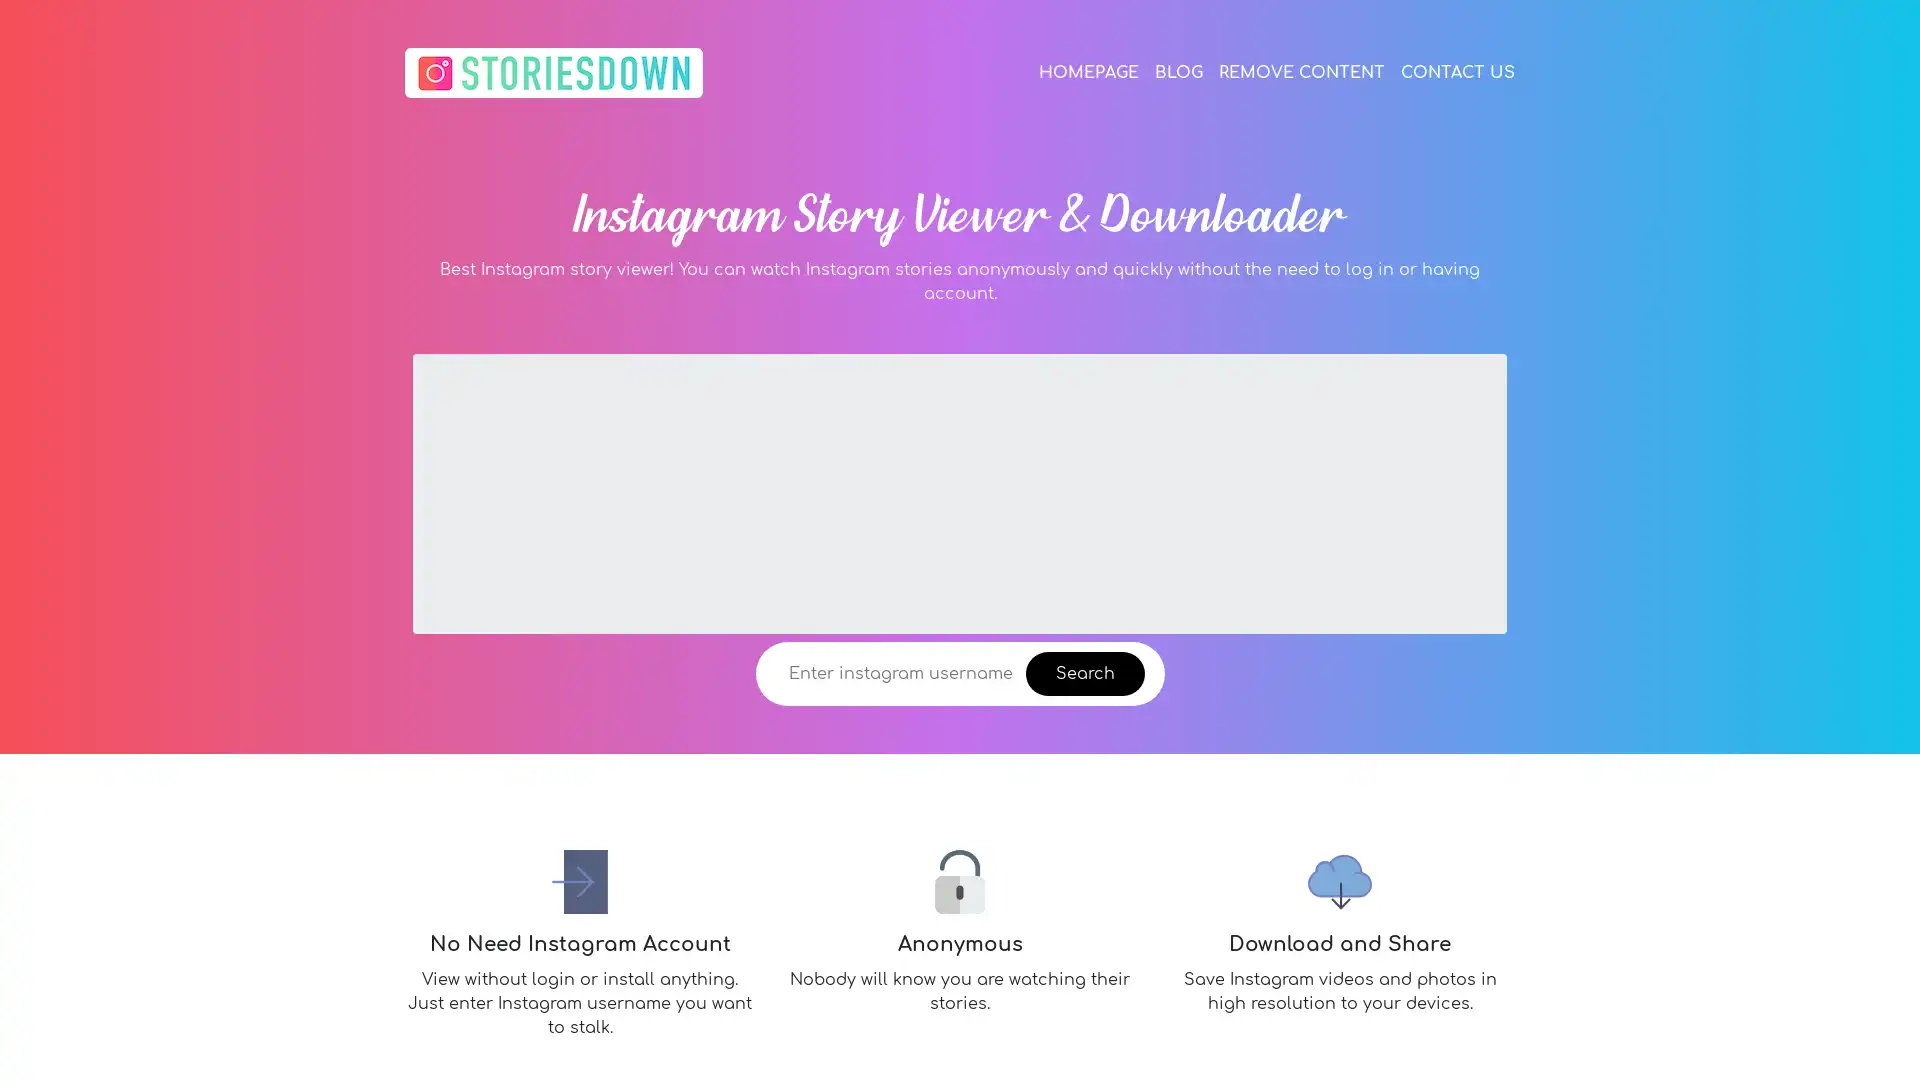 The height and width of the screenshot is (1080, 1920). What do you see at coordinates (1083, 674) in the screenshot?
I see `Search` at bounding box center [1083, 674].